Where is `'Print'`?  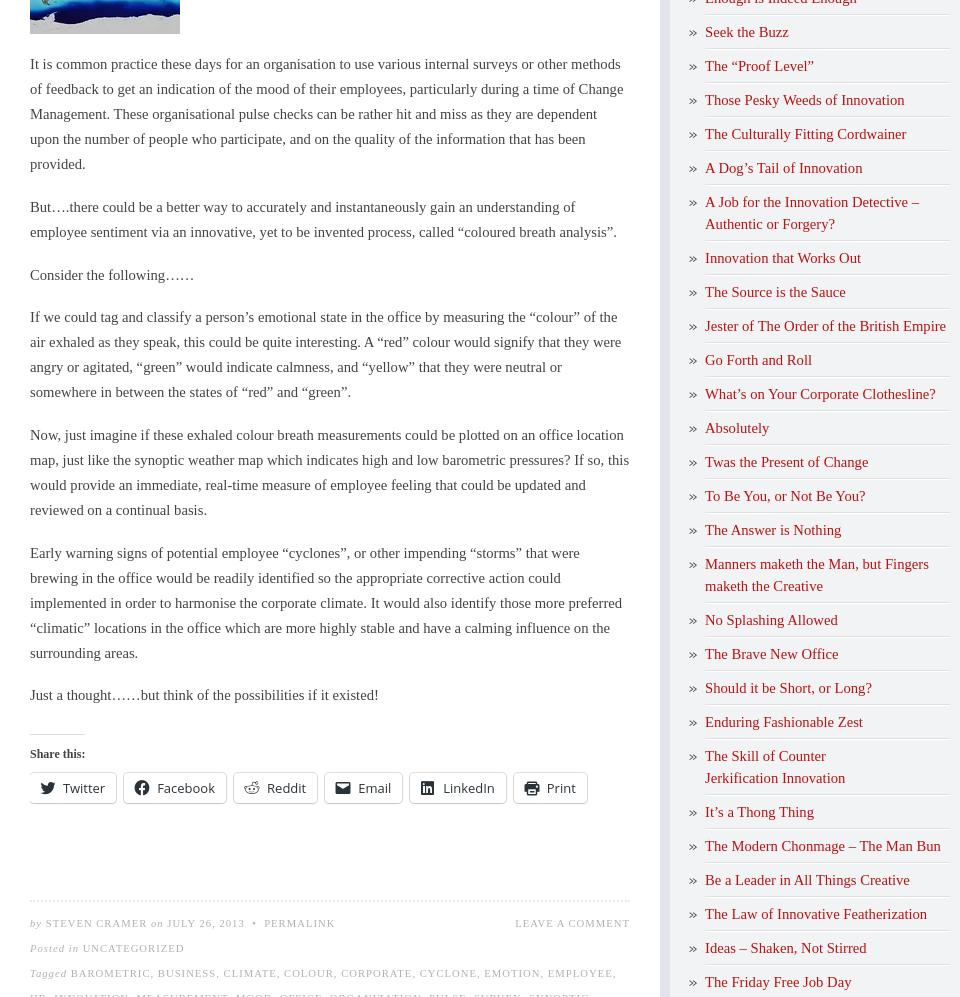 'Print' is located at coordinates (560, 787).